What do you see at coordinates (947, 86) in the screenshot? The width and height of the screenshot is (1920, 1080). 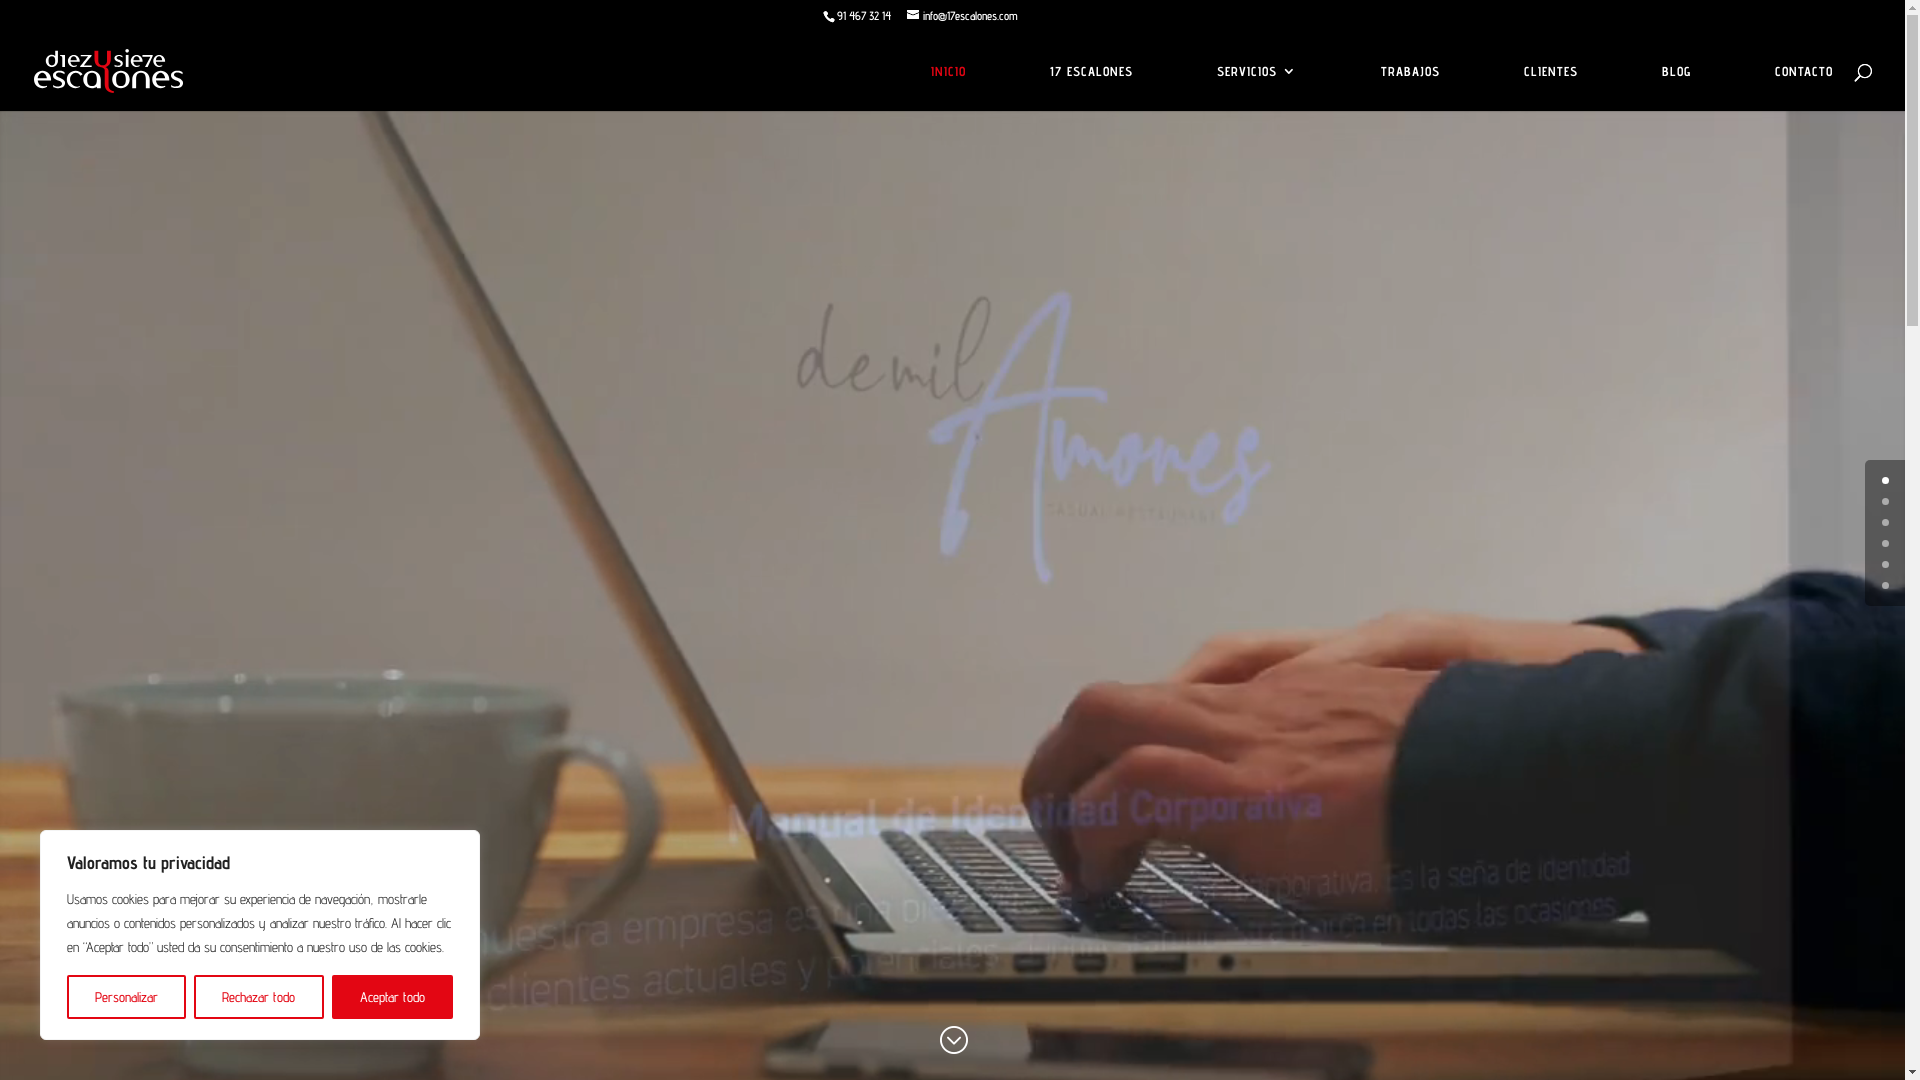 I see `'INICIO'` at bounding box center [947, 86].